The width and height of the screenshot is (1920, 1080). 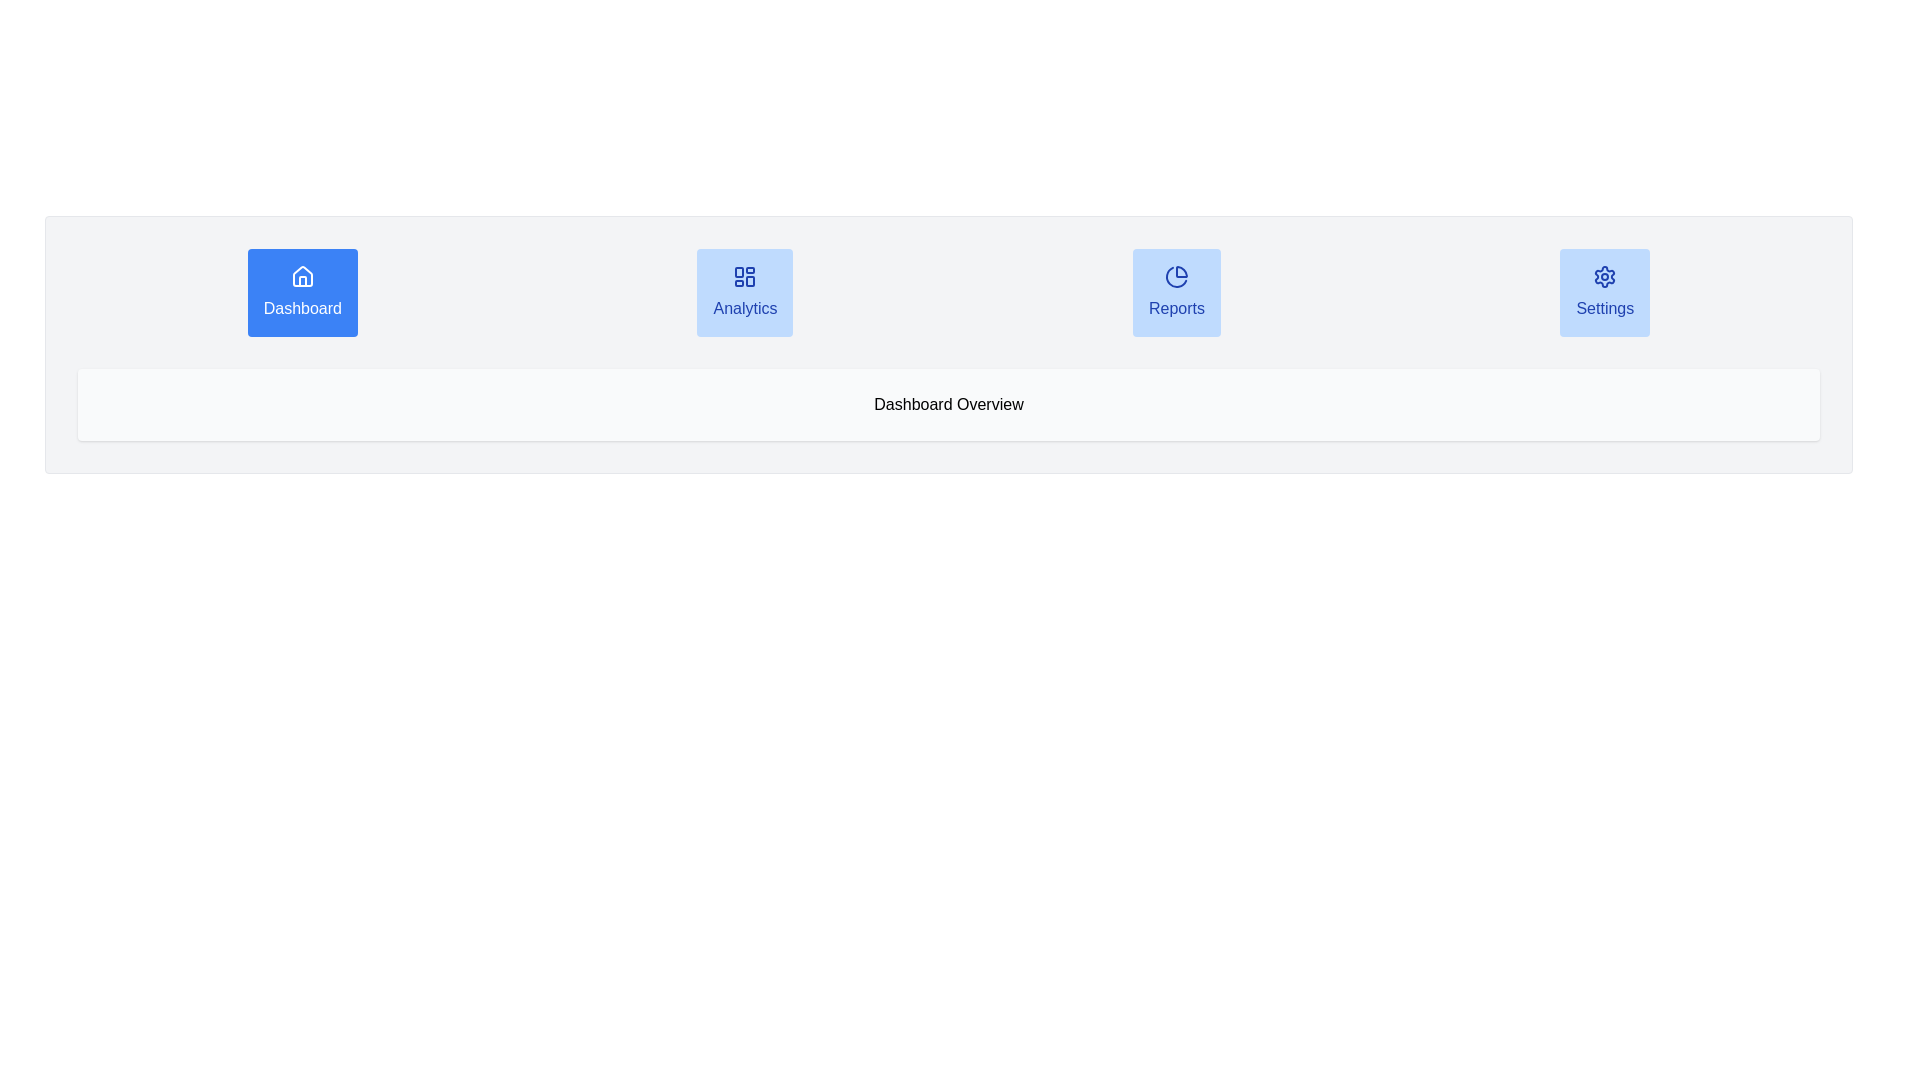 I want to click on the Analytics button located between the Dashboard and Reports buttons in the horizontal menu group, so click(x=744, y=293).